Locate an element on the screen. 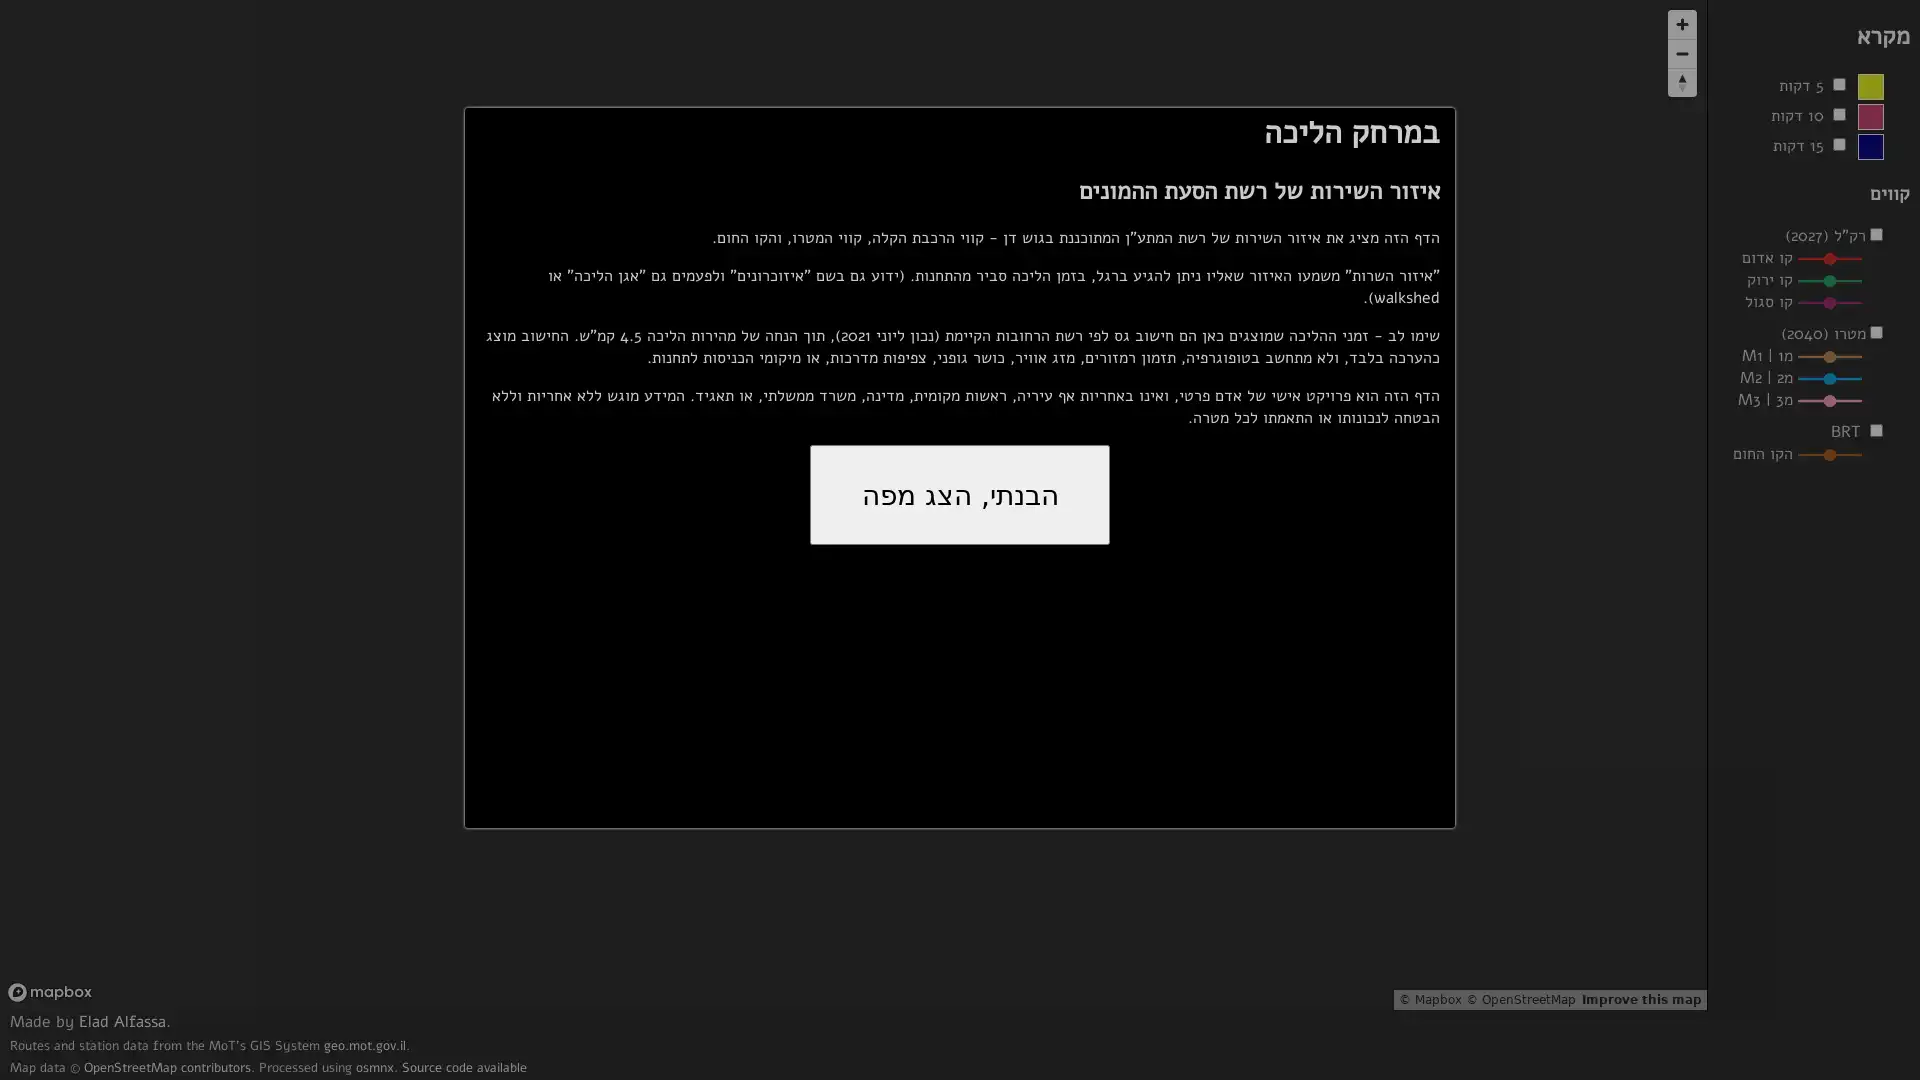 The width and height of the screenshot is (1920, 1080). Zoom in is located at coordinates (1681, 24).